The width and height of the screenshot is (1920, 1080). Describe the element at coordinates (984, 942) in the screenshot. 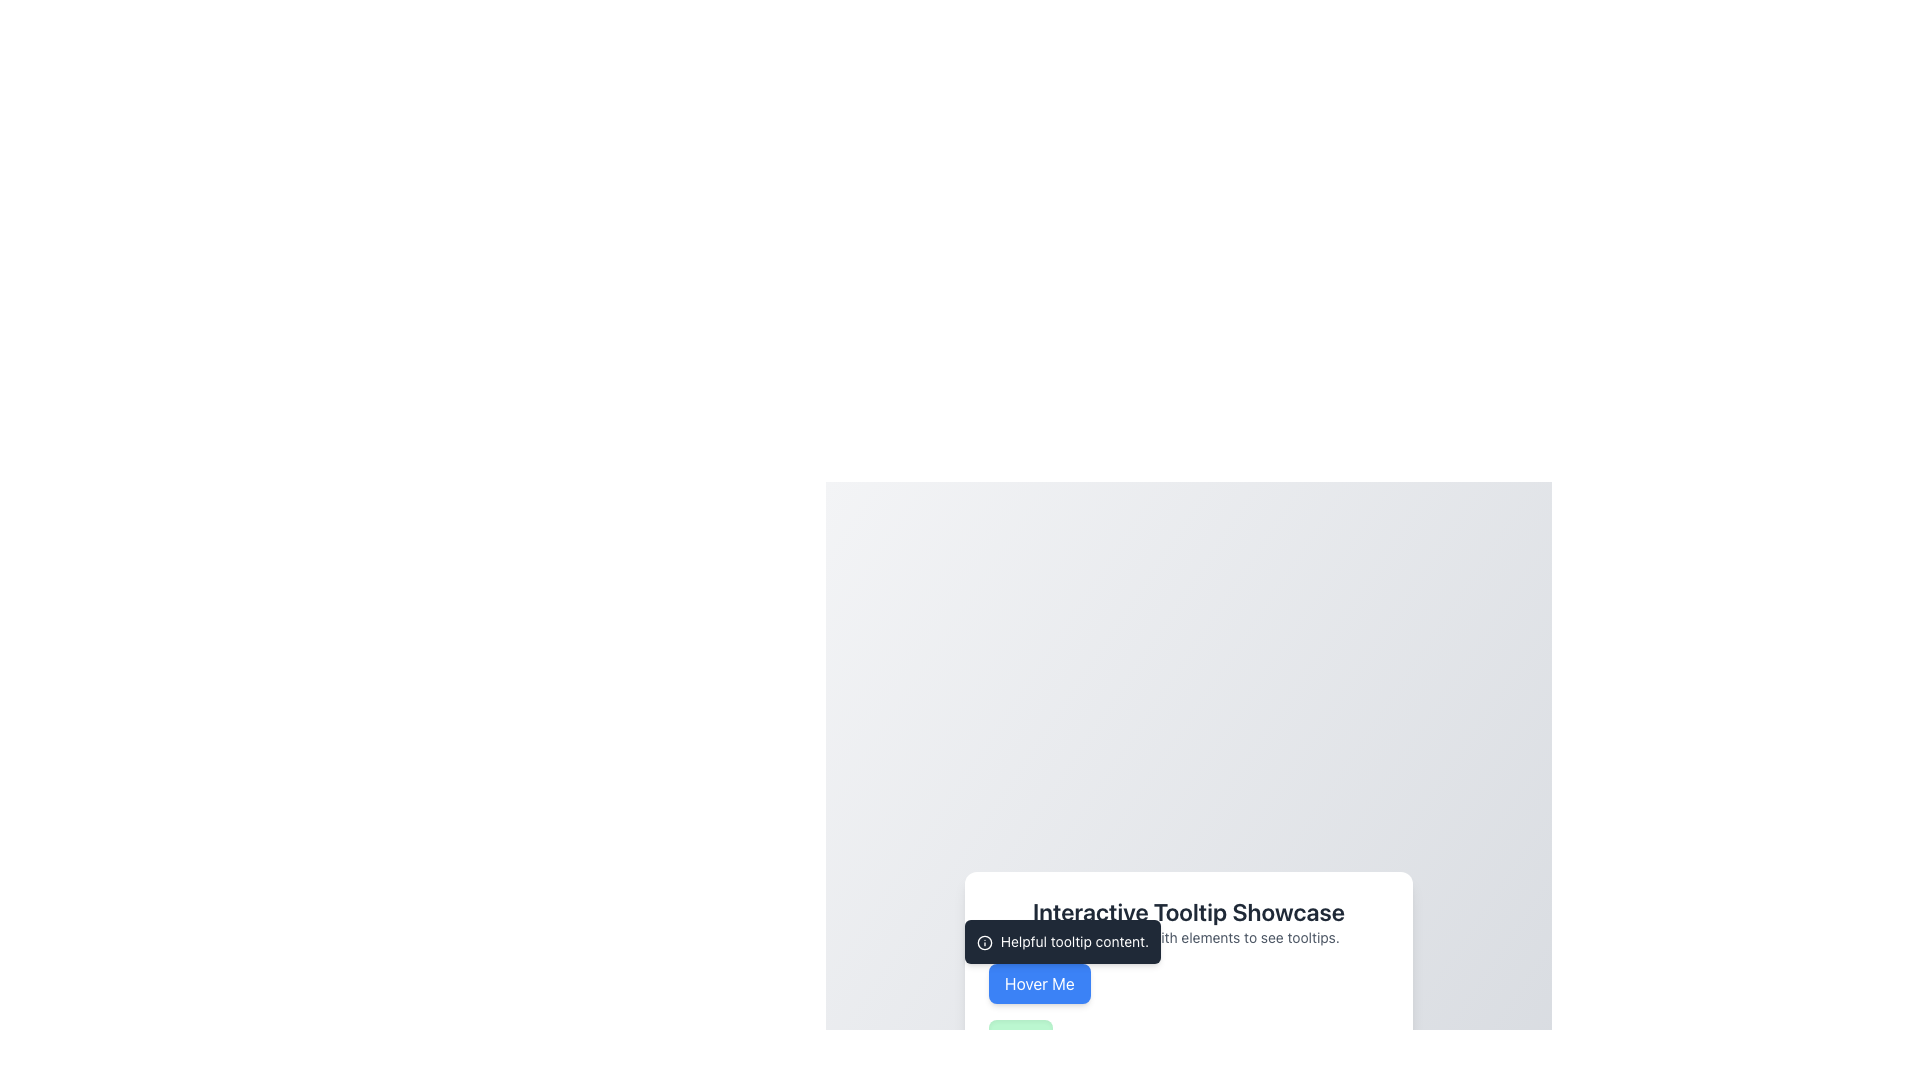

I see `the informational icon located at the top-left of the tooltip containing 'Helpful tooltip content' to potentially access further information` at that location.